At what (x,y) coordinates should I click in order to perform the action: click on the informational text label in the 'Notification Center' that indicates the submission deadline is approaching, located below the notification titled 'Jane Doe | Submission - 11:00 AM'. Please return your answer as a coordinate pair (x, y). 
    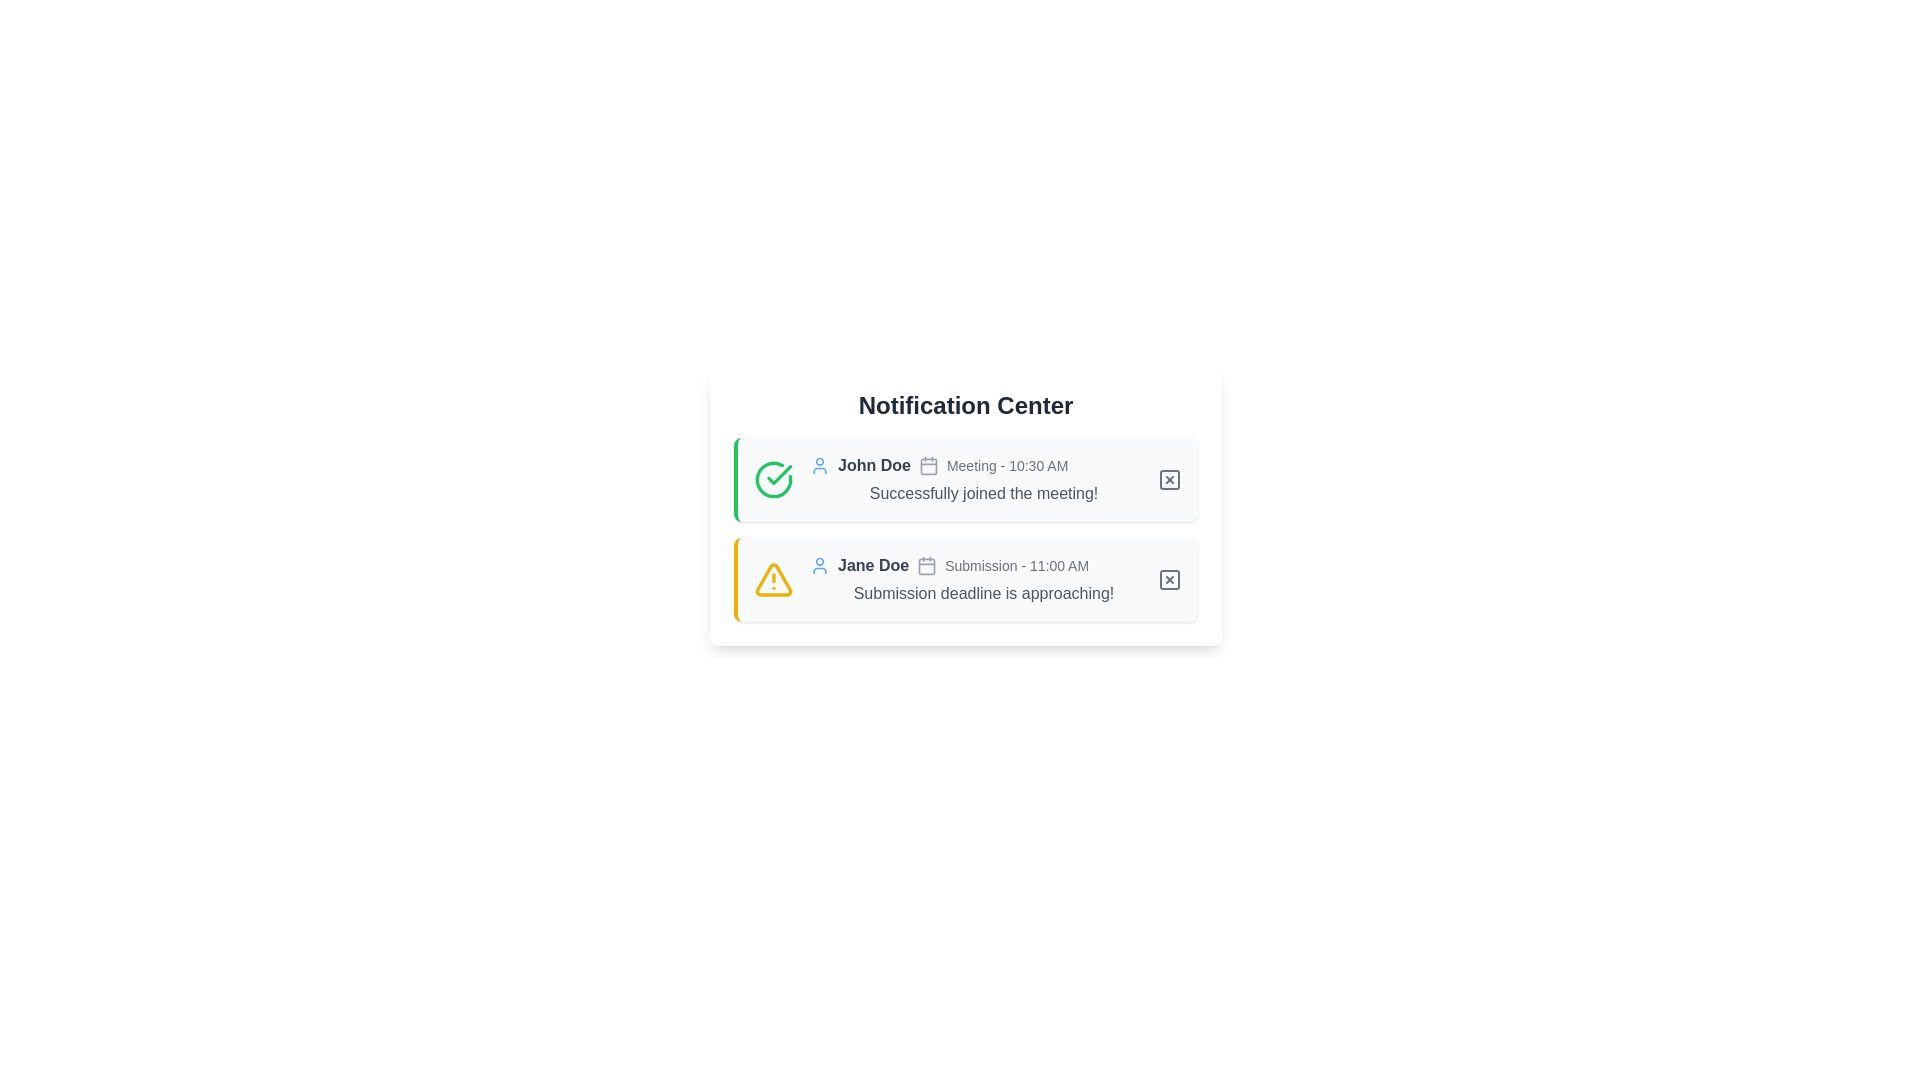
    Looking at the image, I should click on (983, 593).